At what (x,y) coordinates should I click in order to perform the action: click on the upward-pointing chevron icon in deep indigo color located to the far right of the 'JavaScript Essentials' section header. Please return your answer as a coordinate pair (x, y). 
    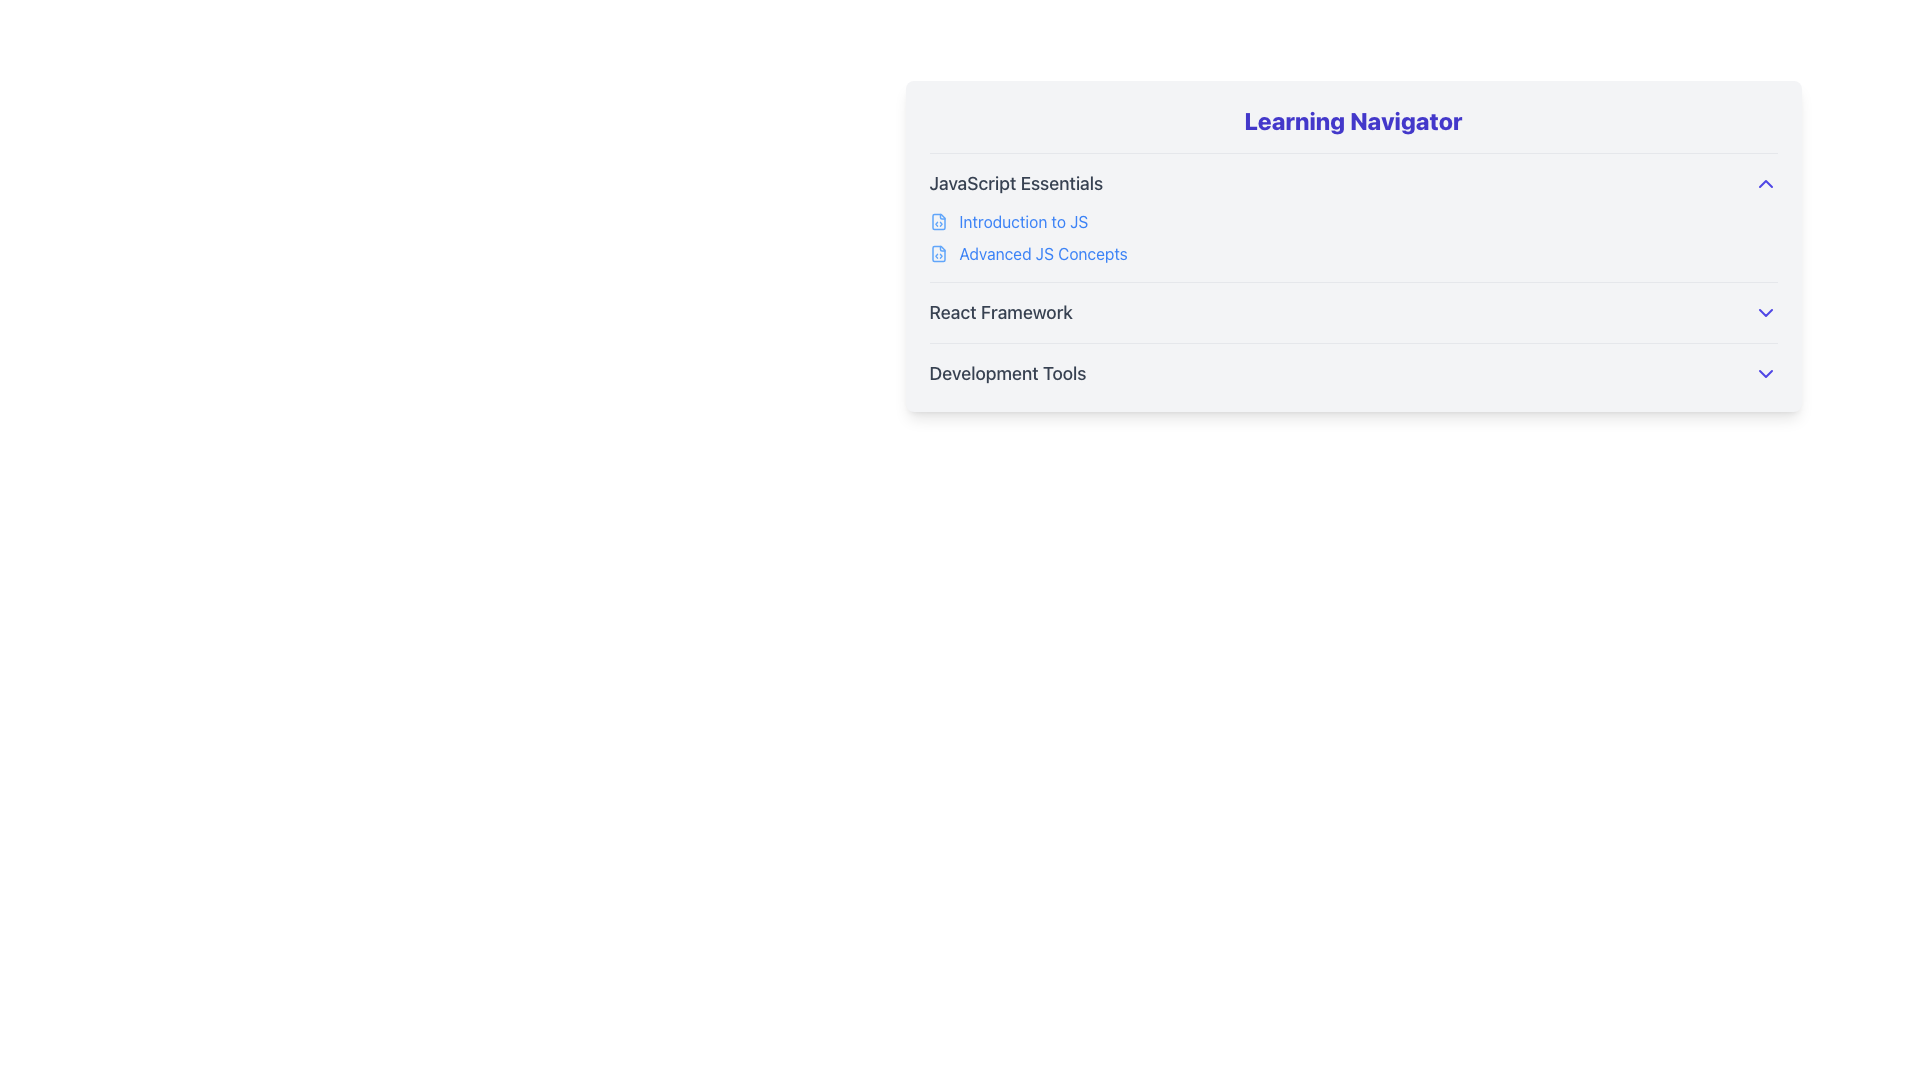
    Looking at the image, I should click on (1765, 184).